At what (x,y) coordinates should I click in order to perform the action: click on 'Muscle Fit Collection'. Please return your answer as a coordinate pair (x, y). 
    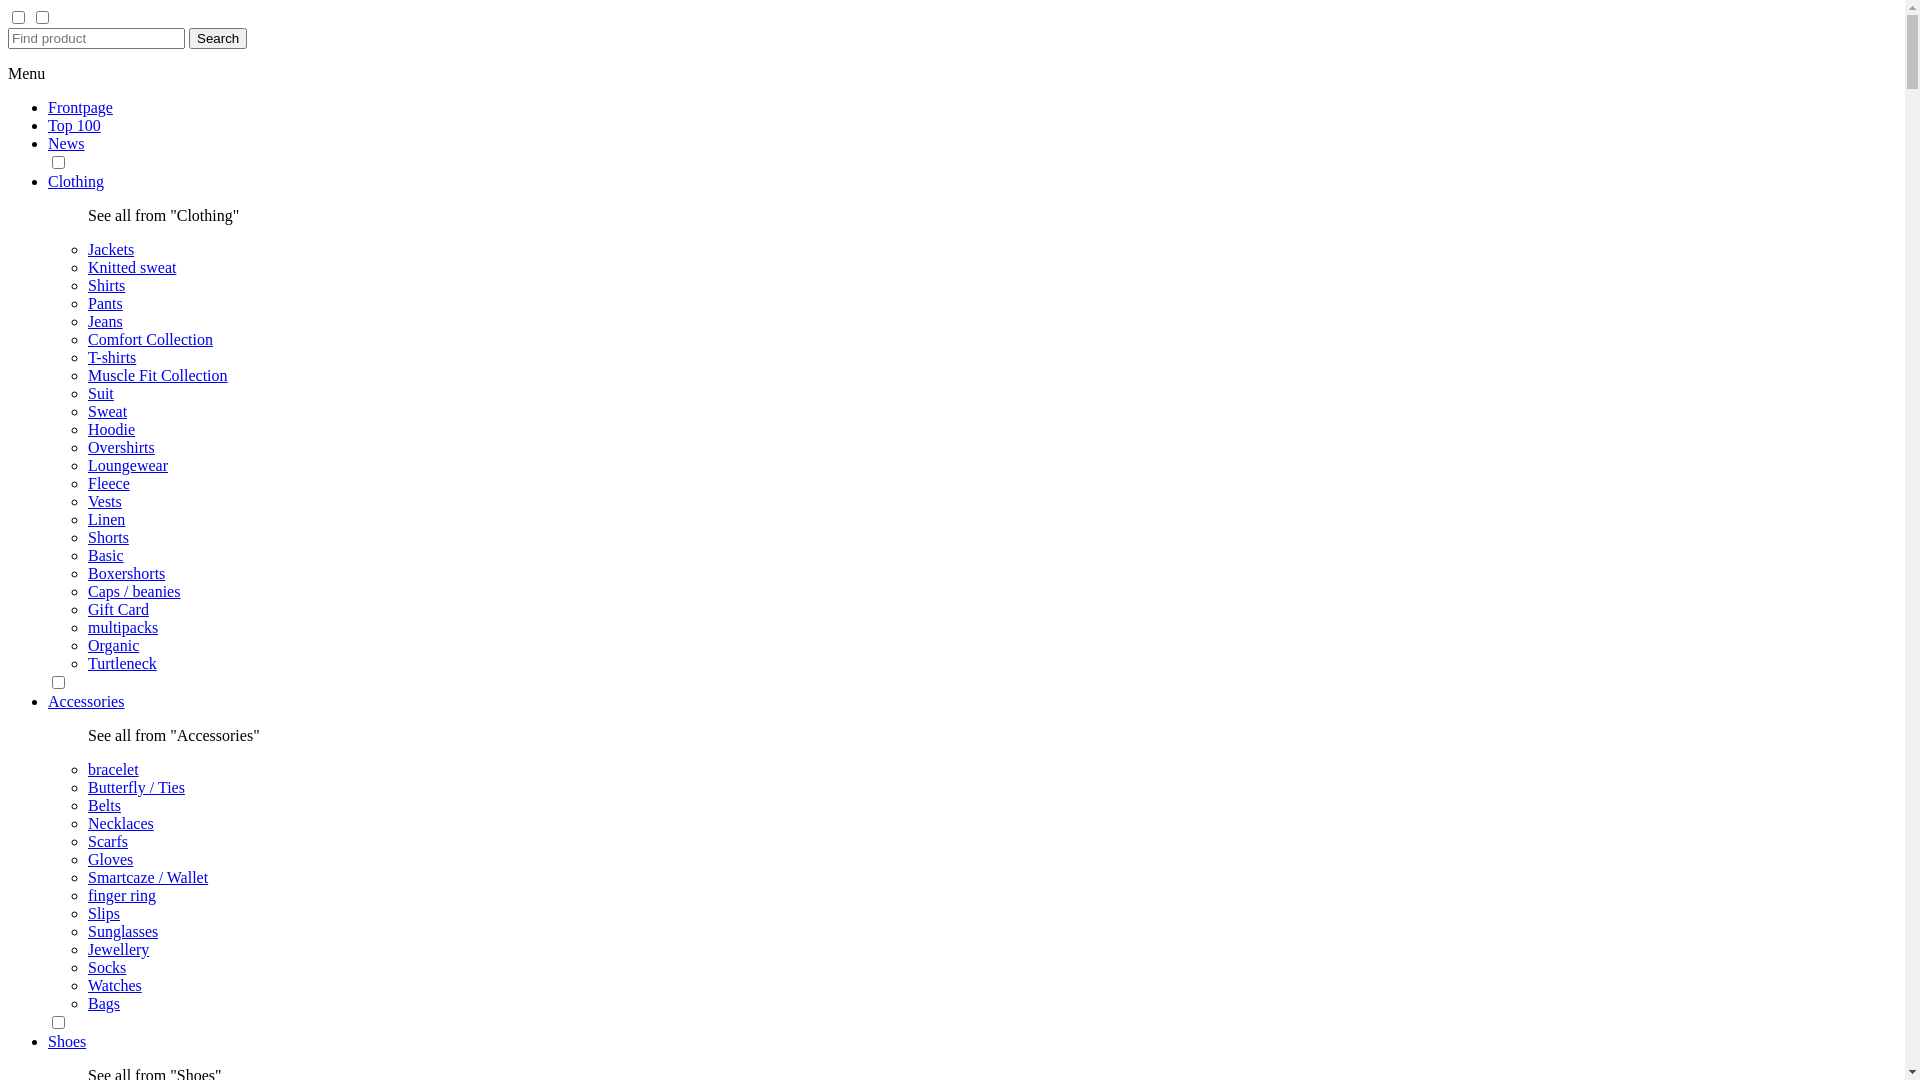
    Looking at the image, I should click on (157, 375).